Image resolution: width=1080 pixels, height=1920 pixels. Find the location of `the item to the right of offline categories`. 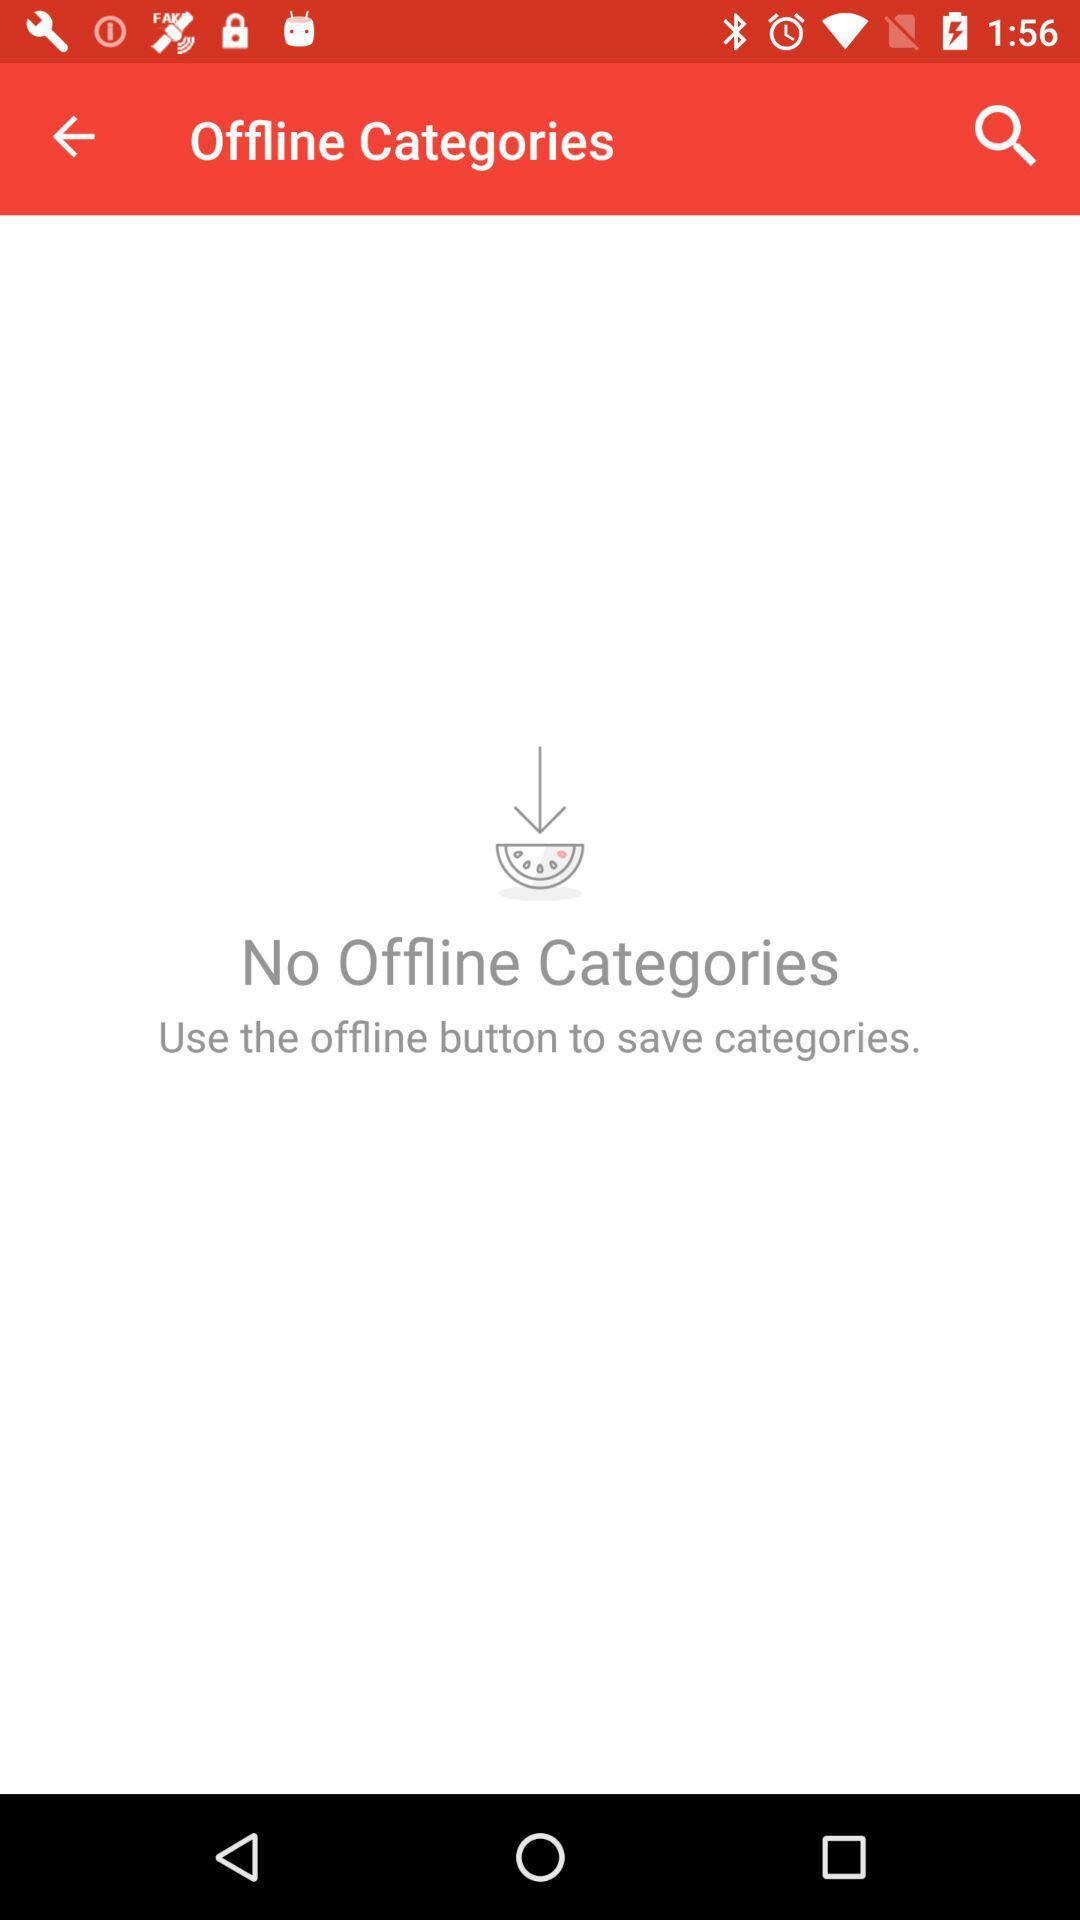

the item to the right of offline categories is located at coordinates (1006, 135).